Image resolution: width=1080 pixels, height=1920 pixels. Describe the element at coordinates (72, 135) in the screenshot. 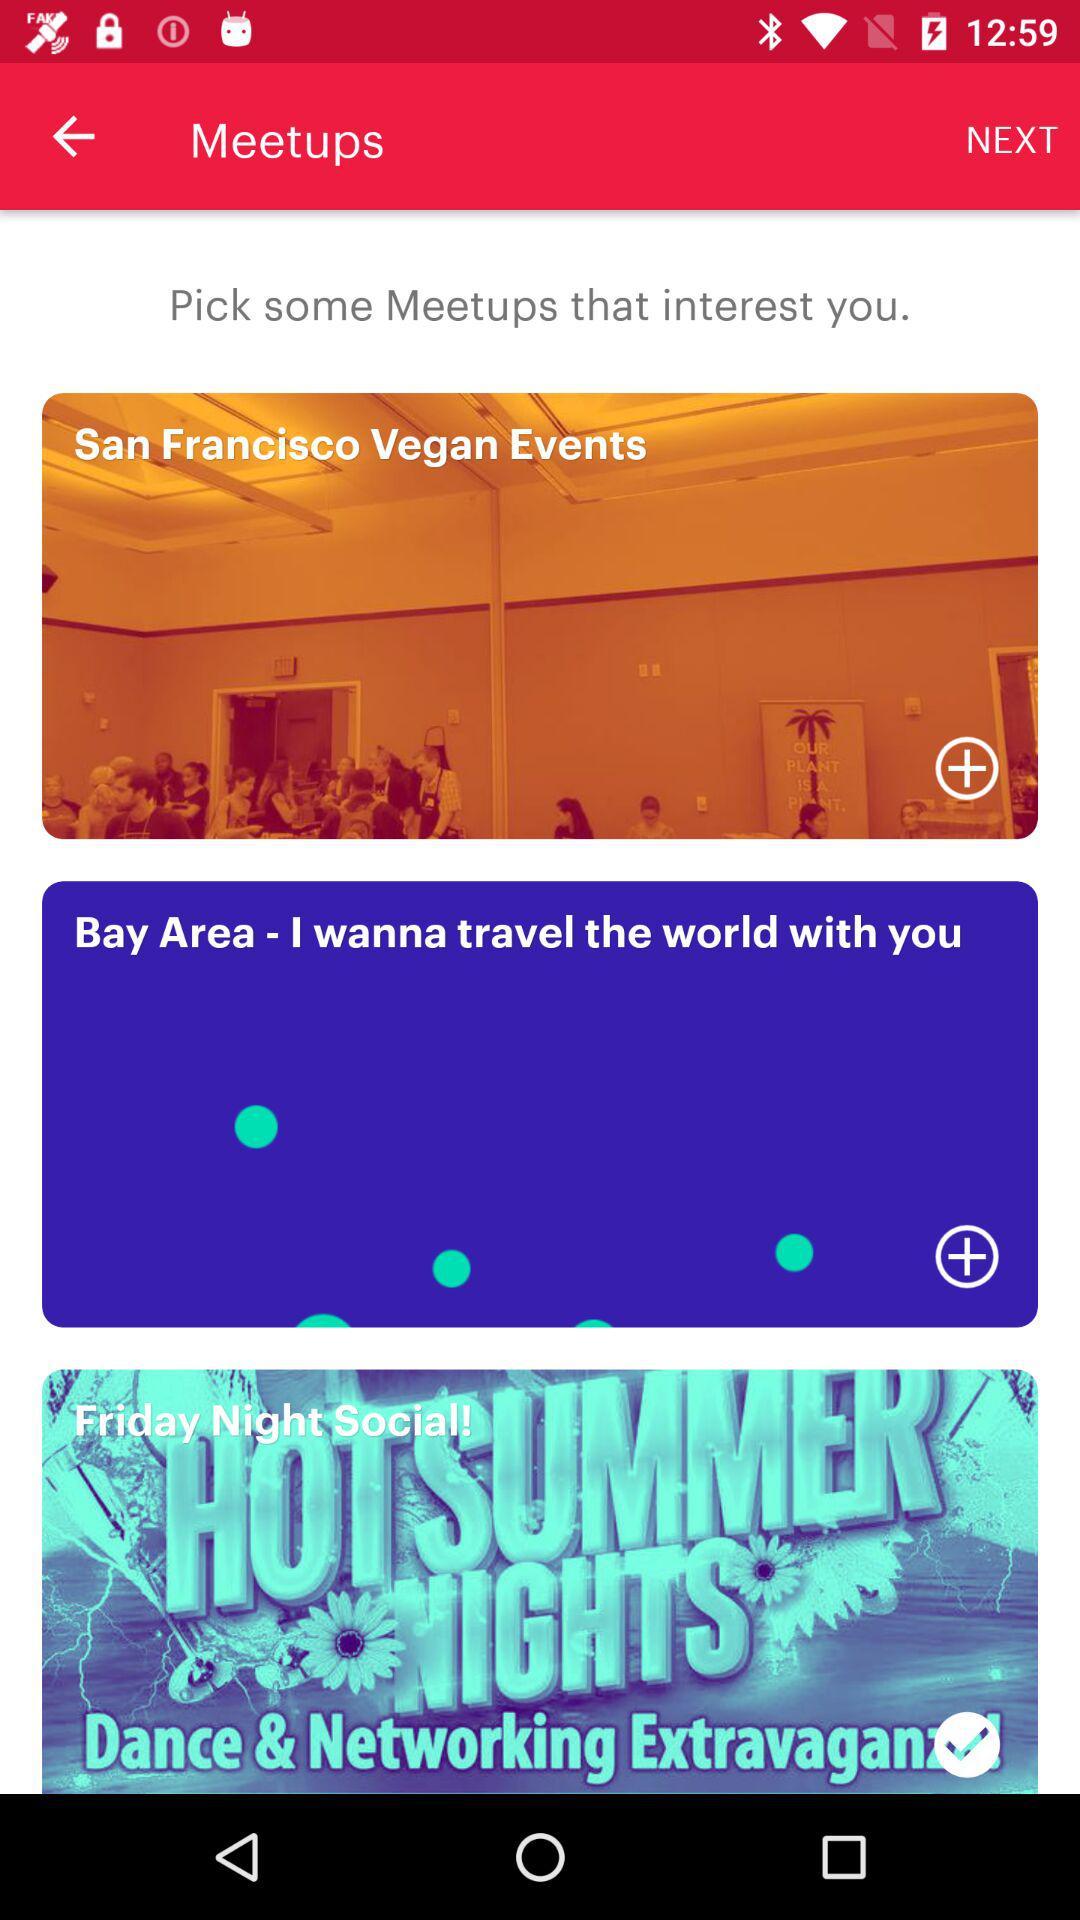

I see `the icon above the pick some meetups` at that location.